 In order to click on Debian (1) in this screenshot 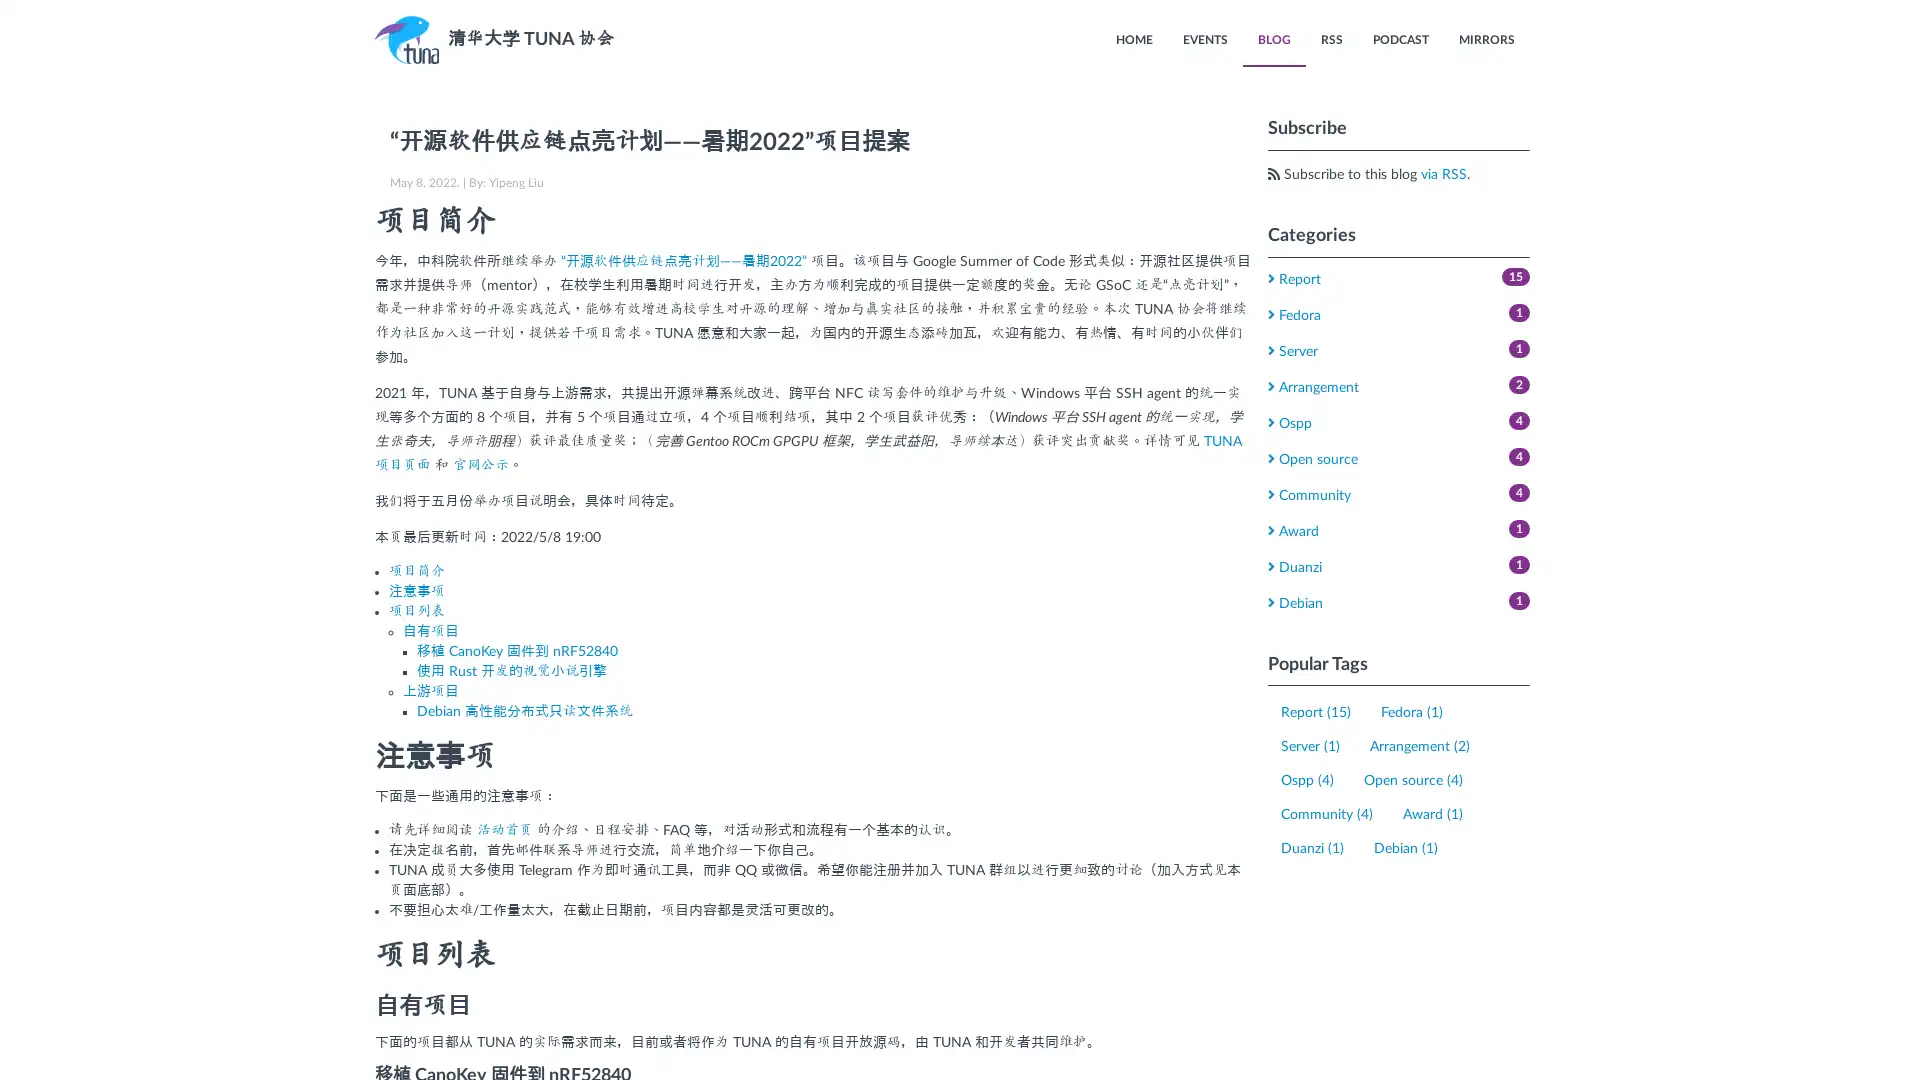, I will do `click(1404, 848)`.